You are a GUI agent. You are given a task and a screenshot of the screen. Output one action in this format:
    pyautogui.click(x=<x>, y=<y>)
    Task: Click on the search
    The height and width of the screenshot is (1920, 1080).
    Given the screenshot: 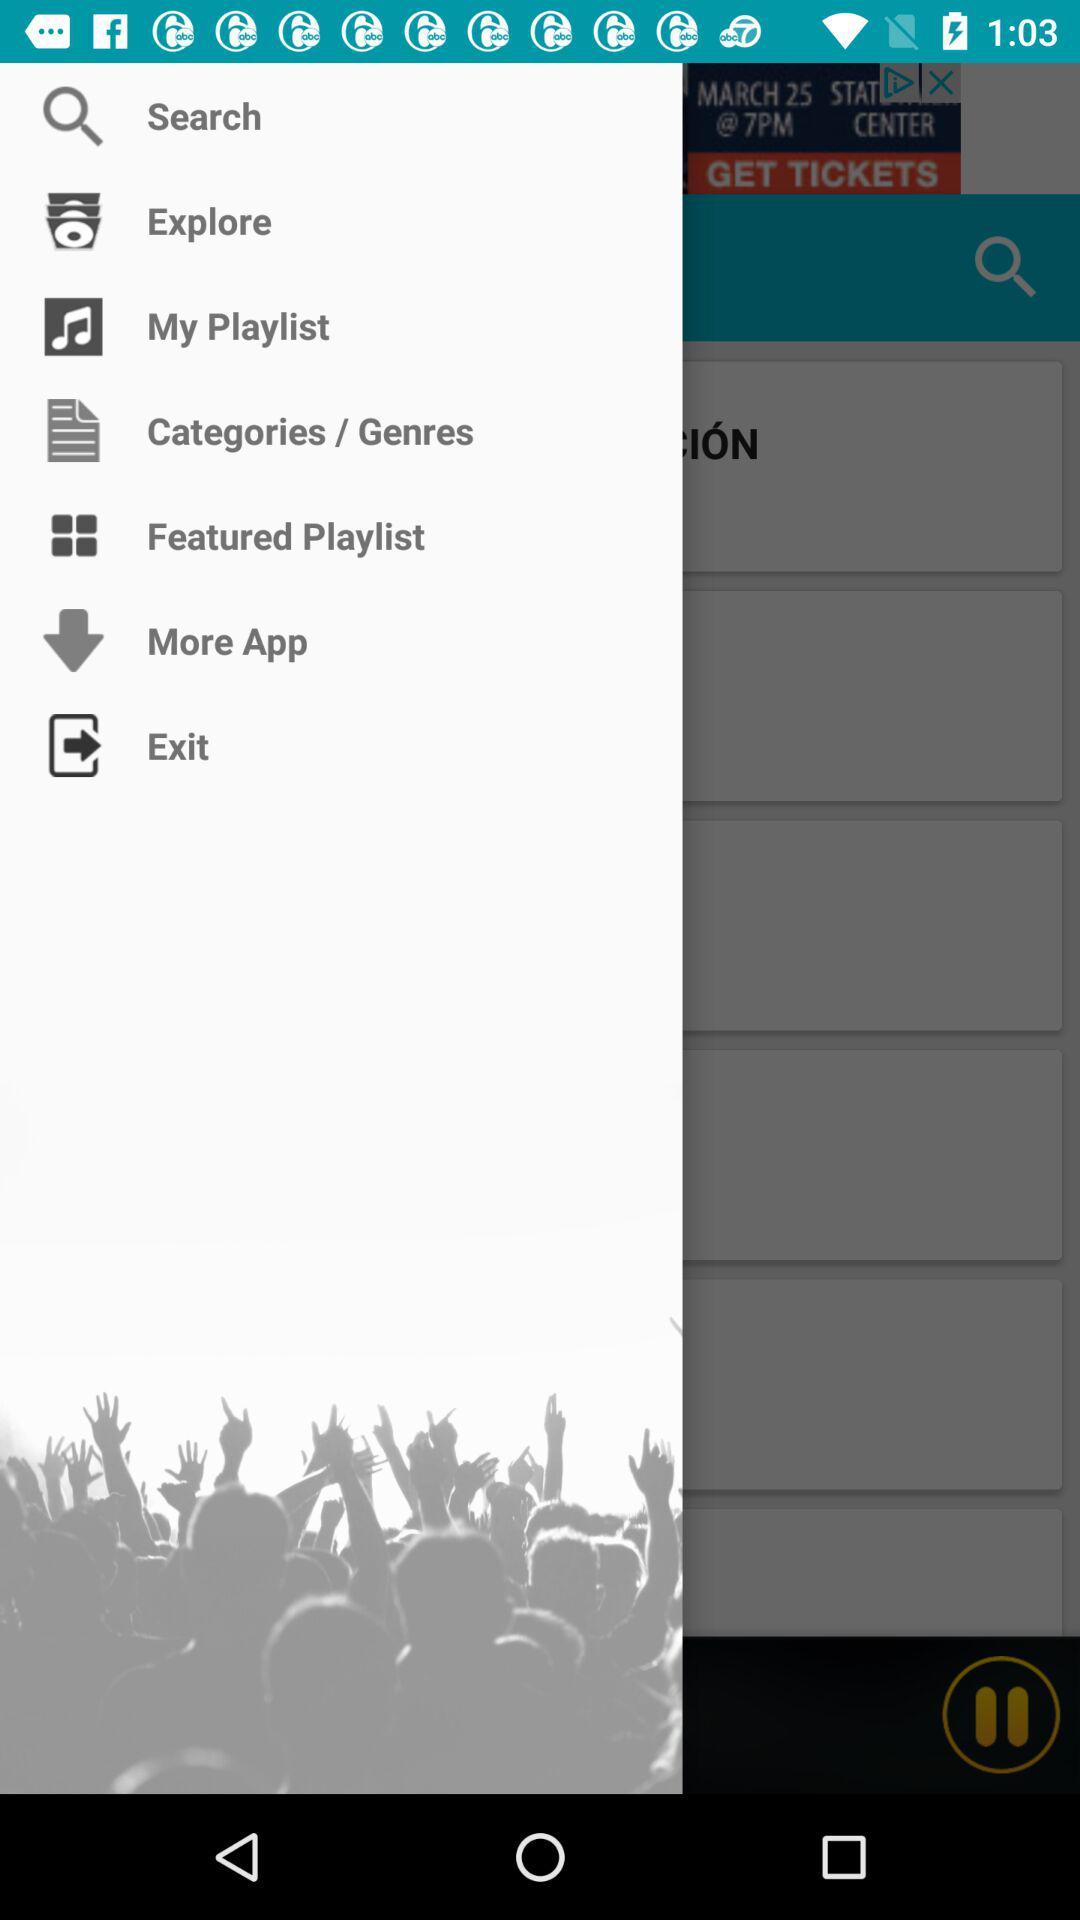 What is the action you would take?
    pyautogui.click(x=540, y=127)
    